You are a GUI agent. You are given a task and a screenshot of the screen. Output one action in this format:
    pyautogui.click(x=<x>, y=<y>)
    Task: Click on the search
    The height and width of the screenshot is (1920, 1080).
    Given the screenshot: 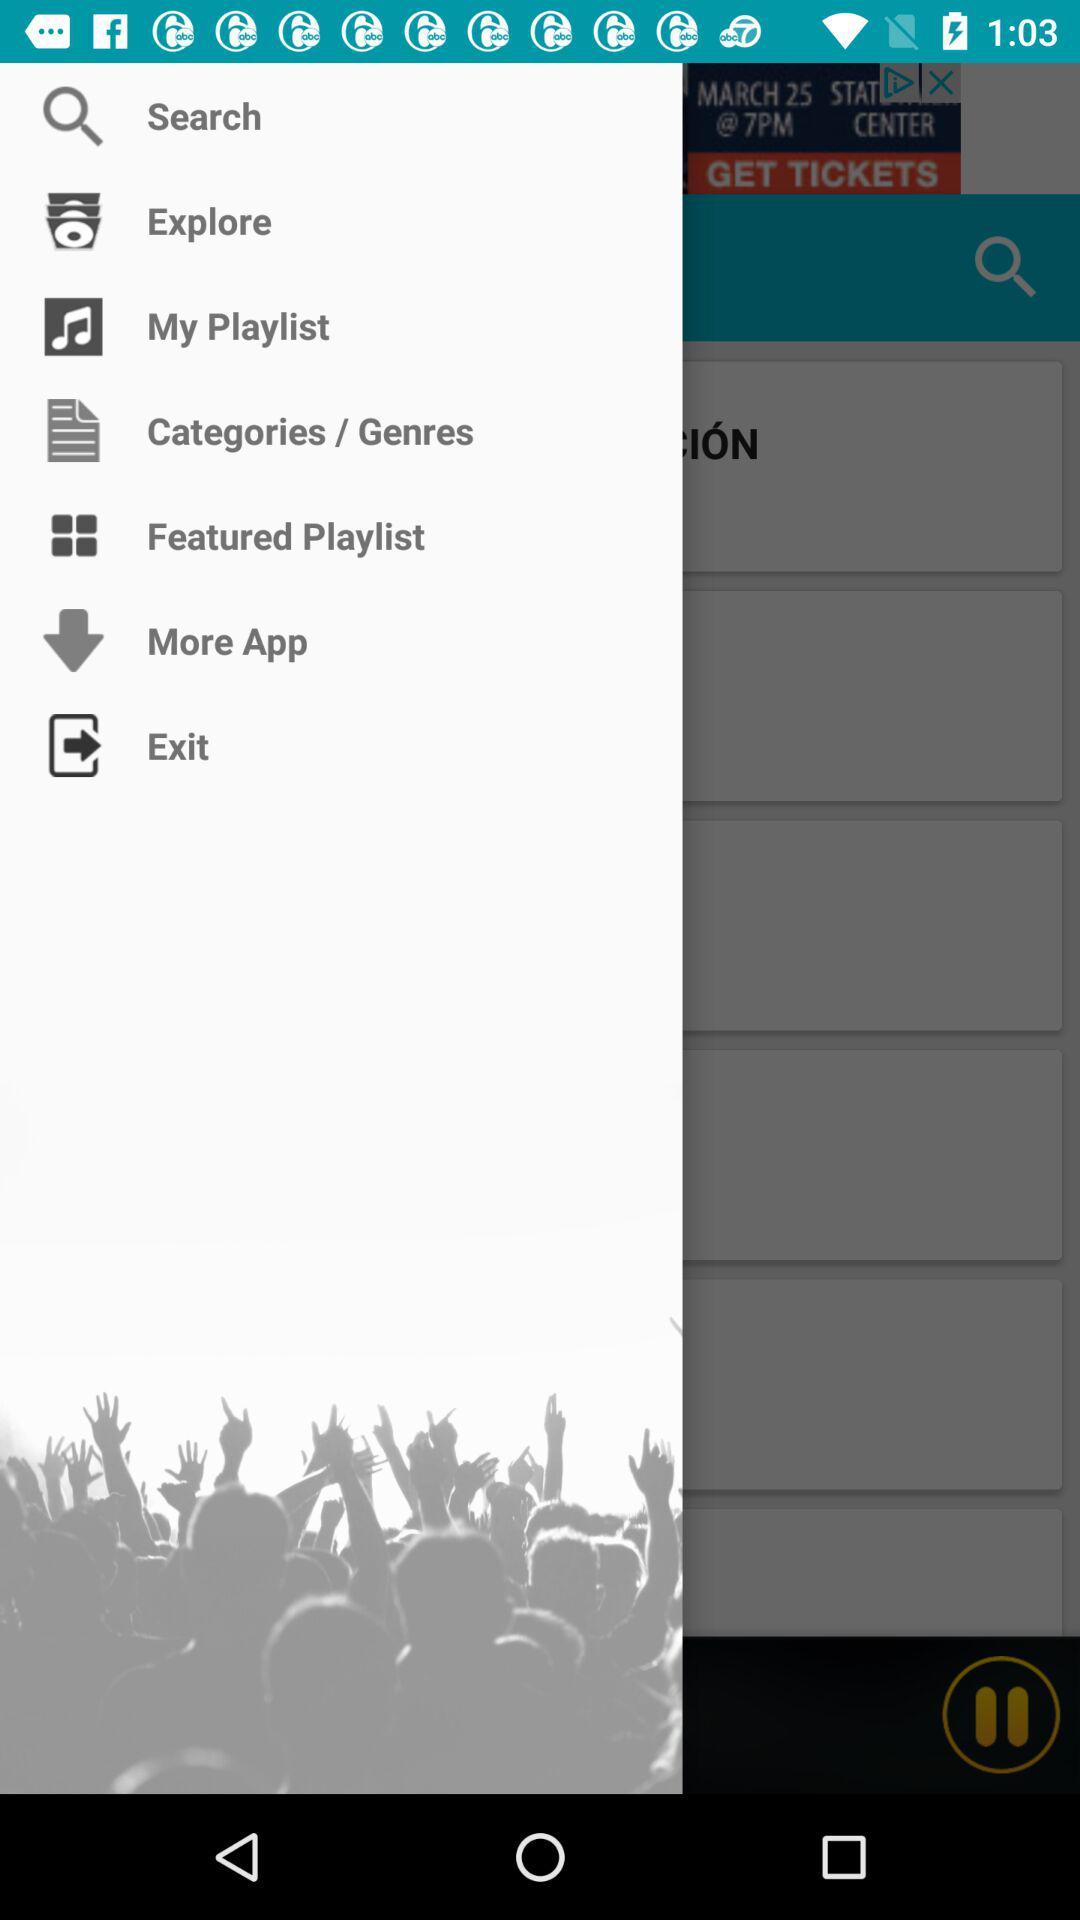 What is the action you would take?
    pyautogui.click(x=540, y=127)
    